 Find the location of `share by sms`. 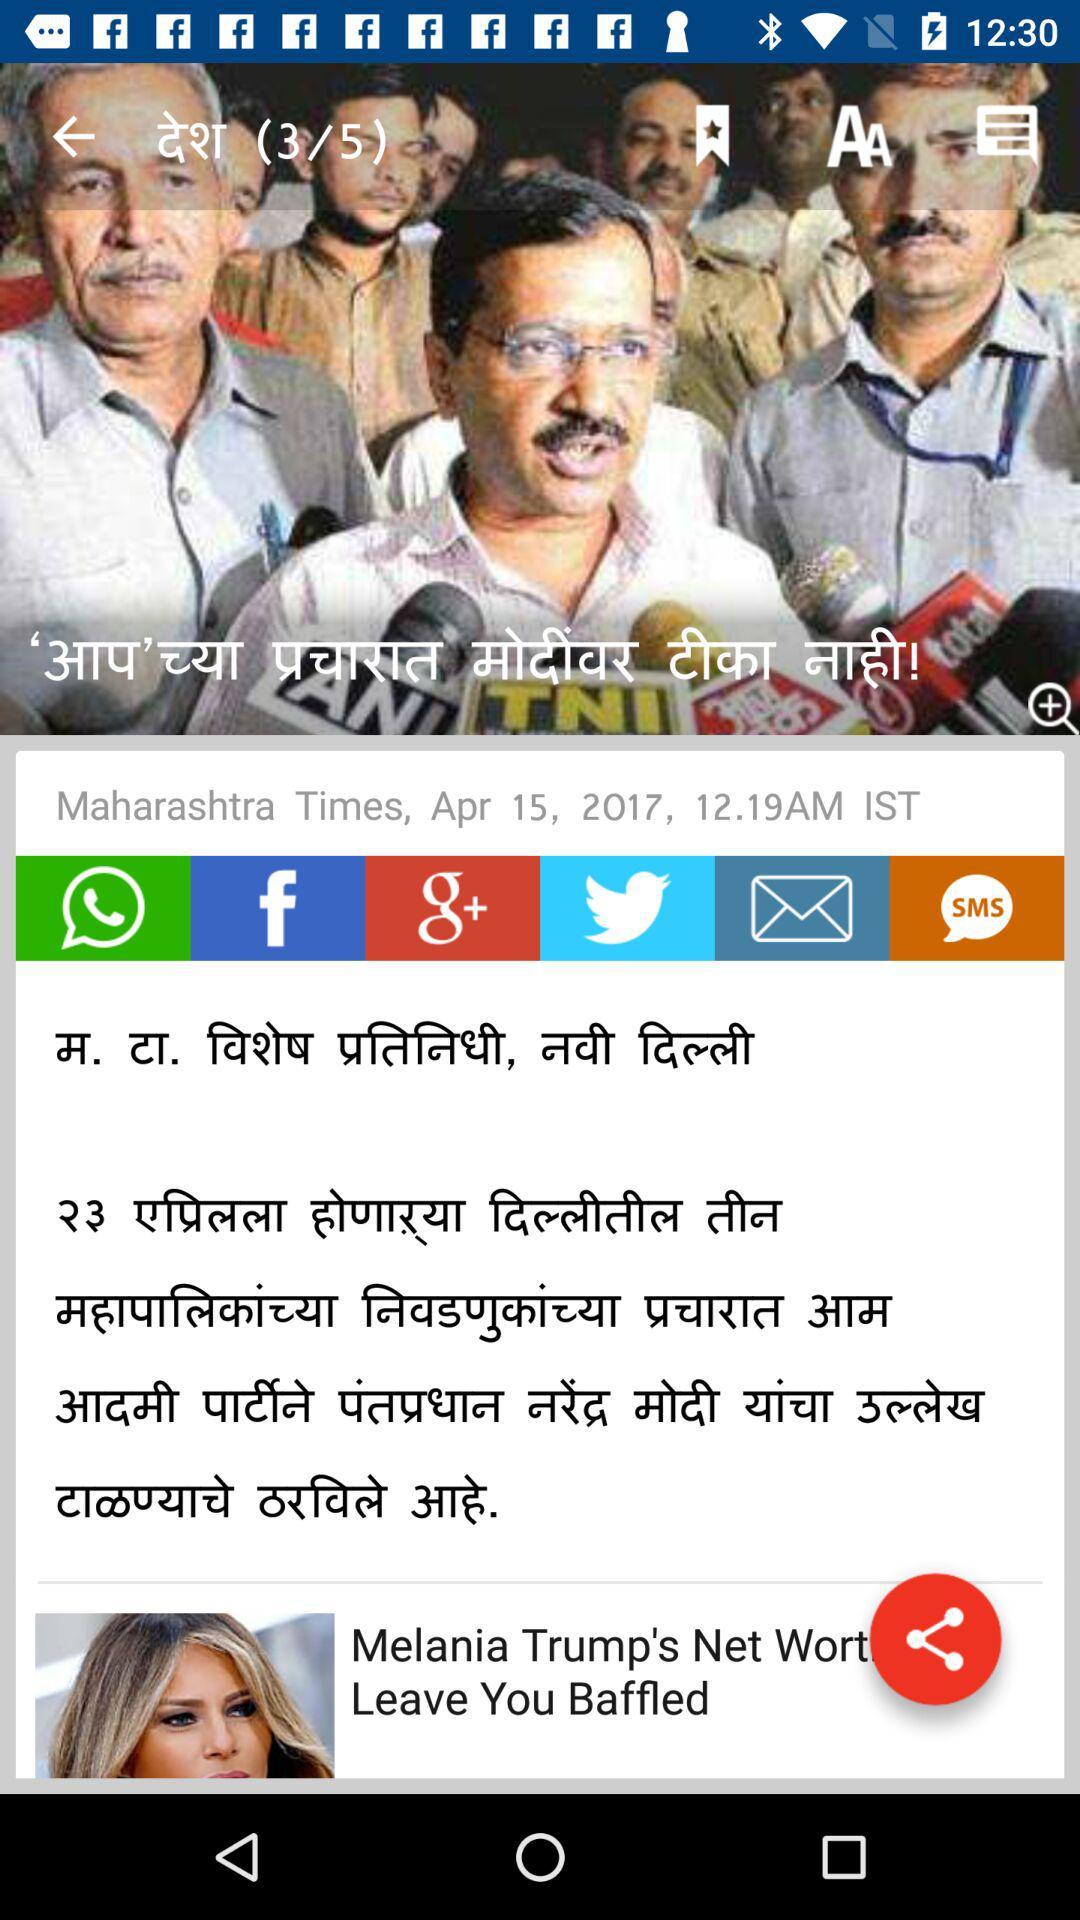

share by sms is located at coordinates (975, 907).